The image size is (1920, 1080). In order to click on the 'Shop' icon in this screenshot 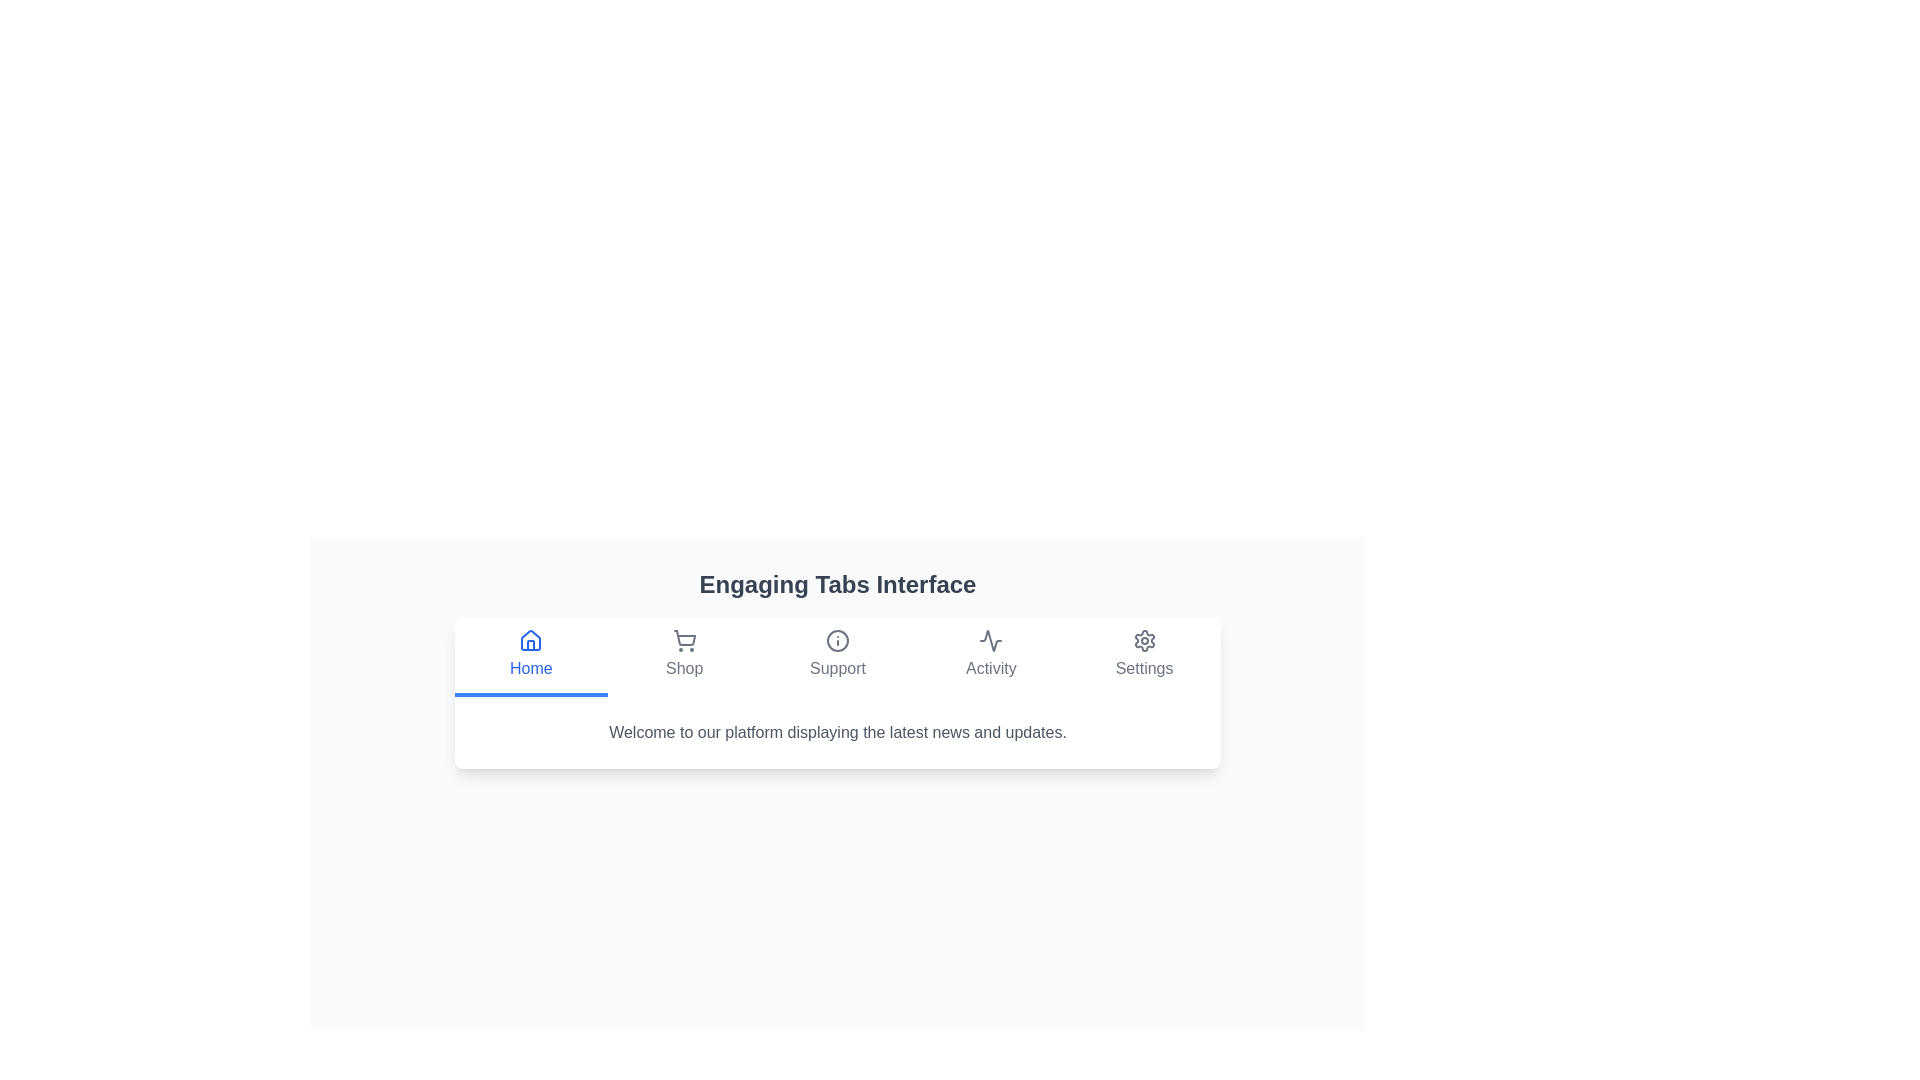, I will do `click(684, 638)`.